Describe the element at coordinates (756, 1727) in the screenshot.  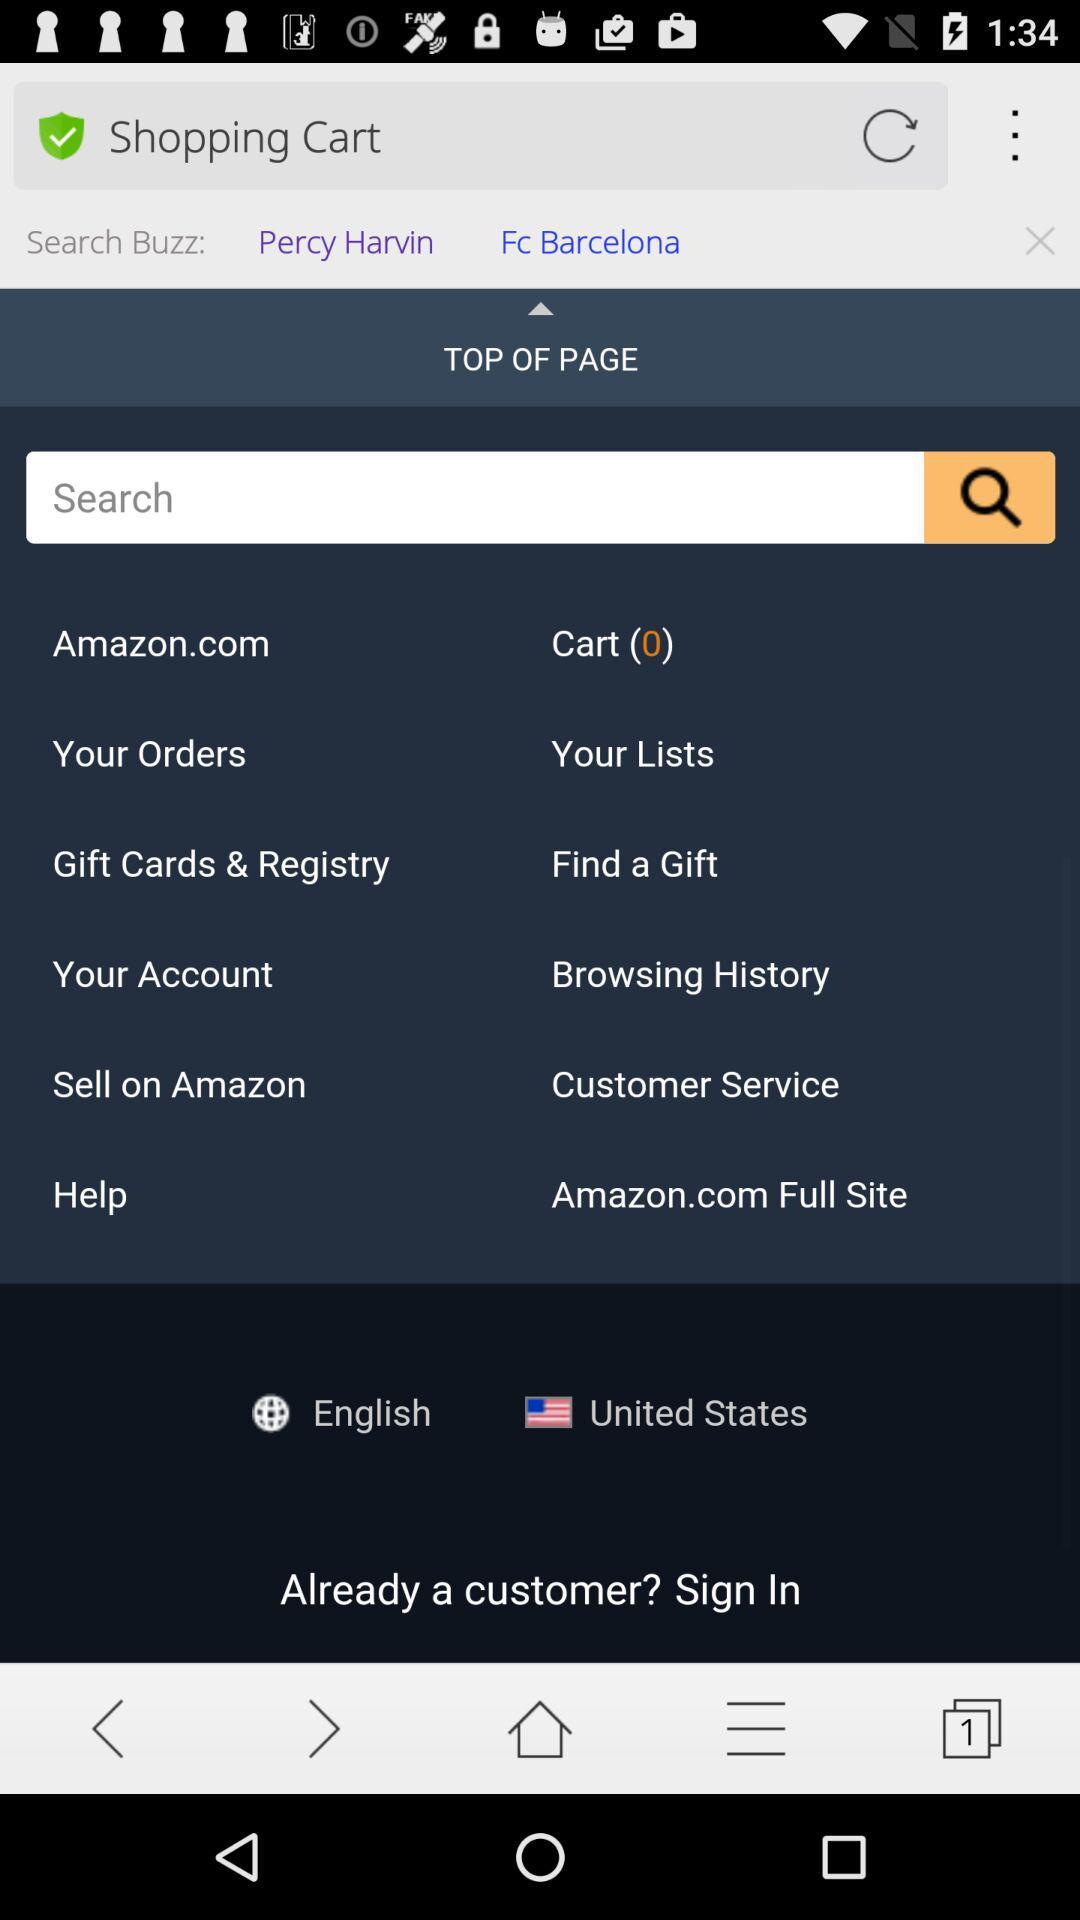
I see `item to the left of the 1` at that location.